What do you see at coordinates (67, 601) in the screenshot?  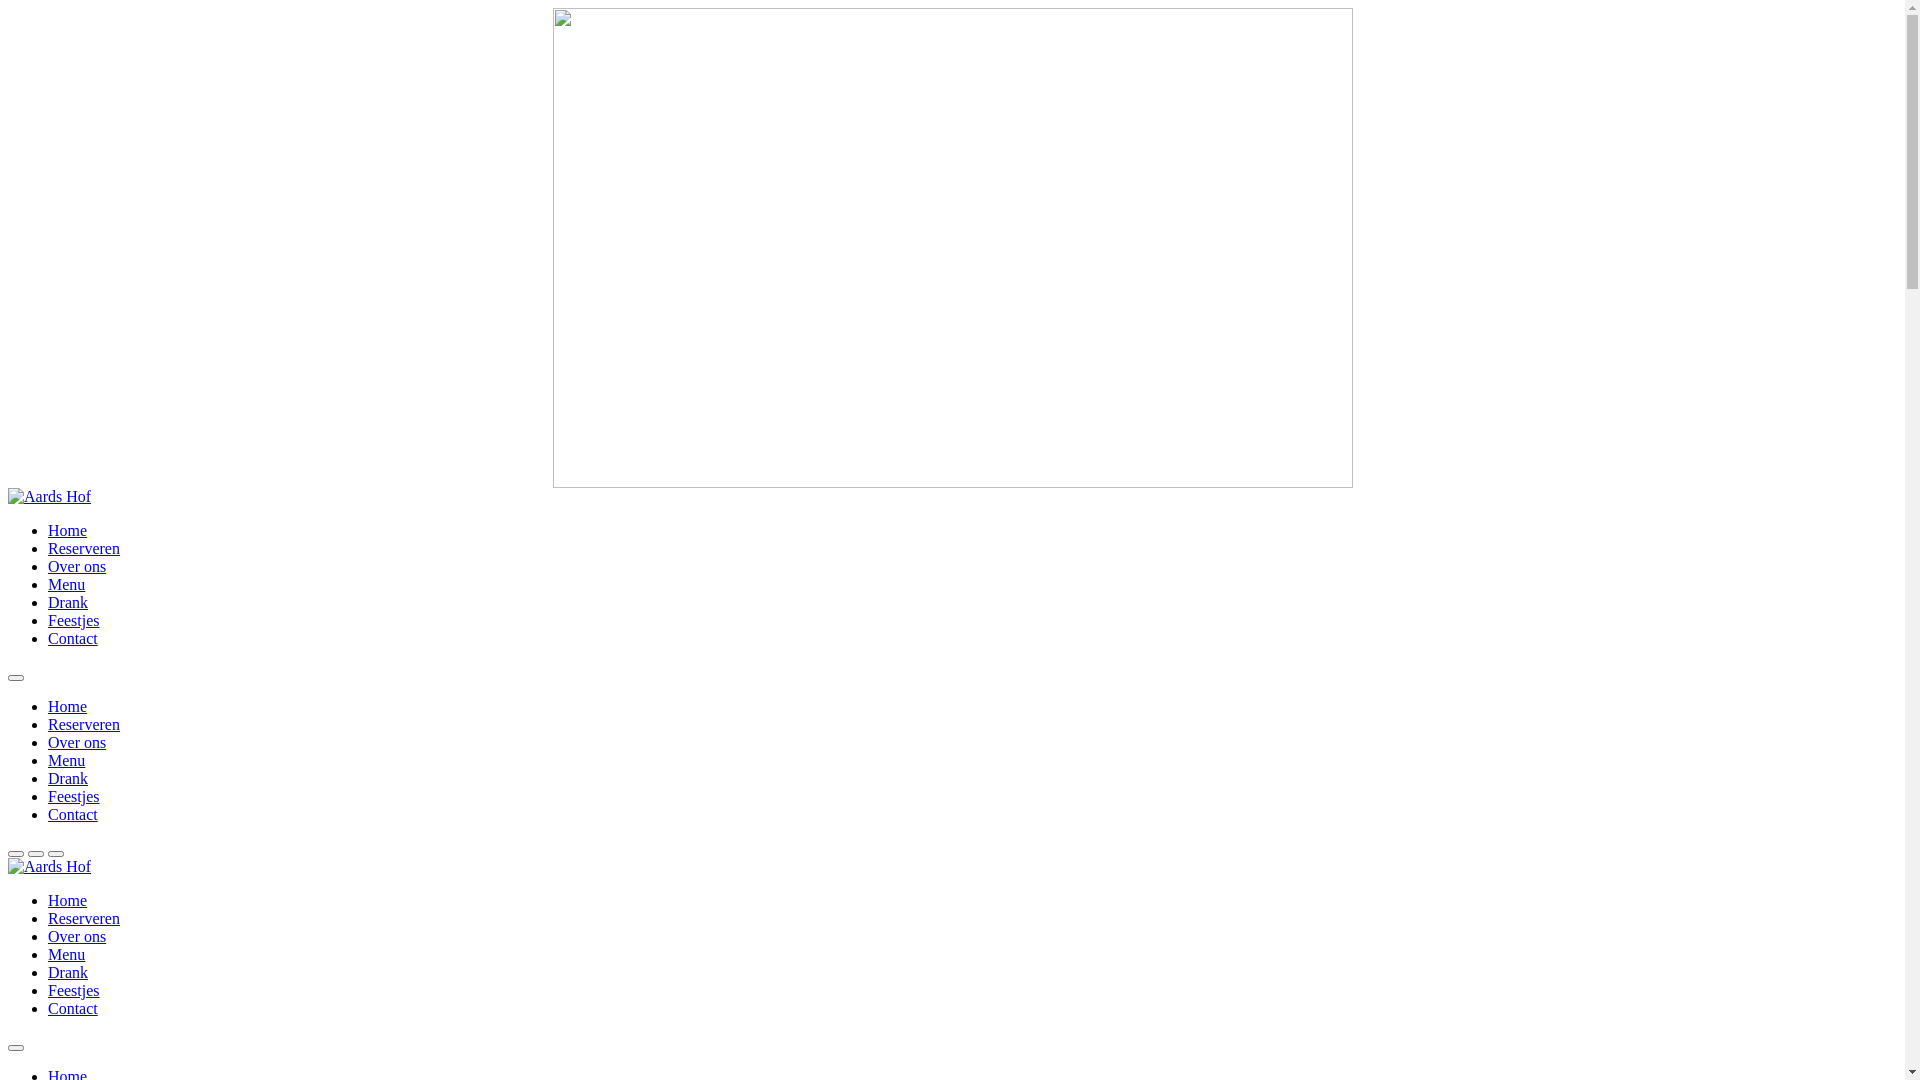 I see `'Drank'` at bounding box center [67, 601].